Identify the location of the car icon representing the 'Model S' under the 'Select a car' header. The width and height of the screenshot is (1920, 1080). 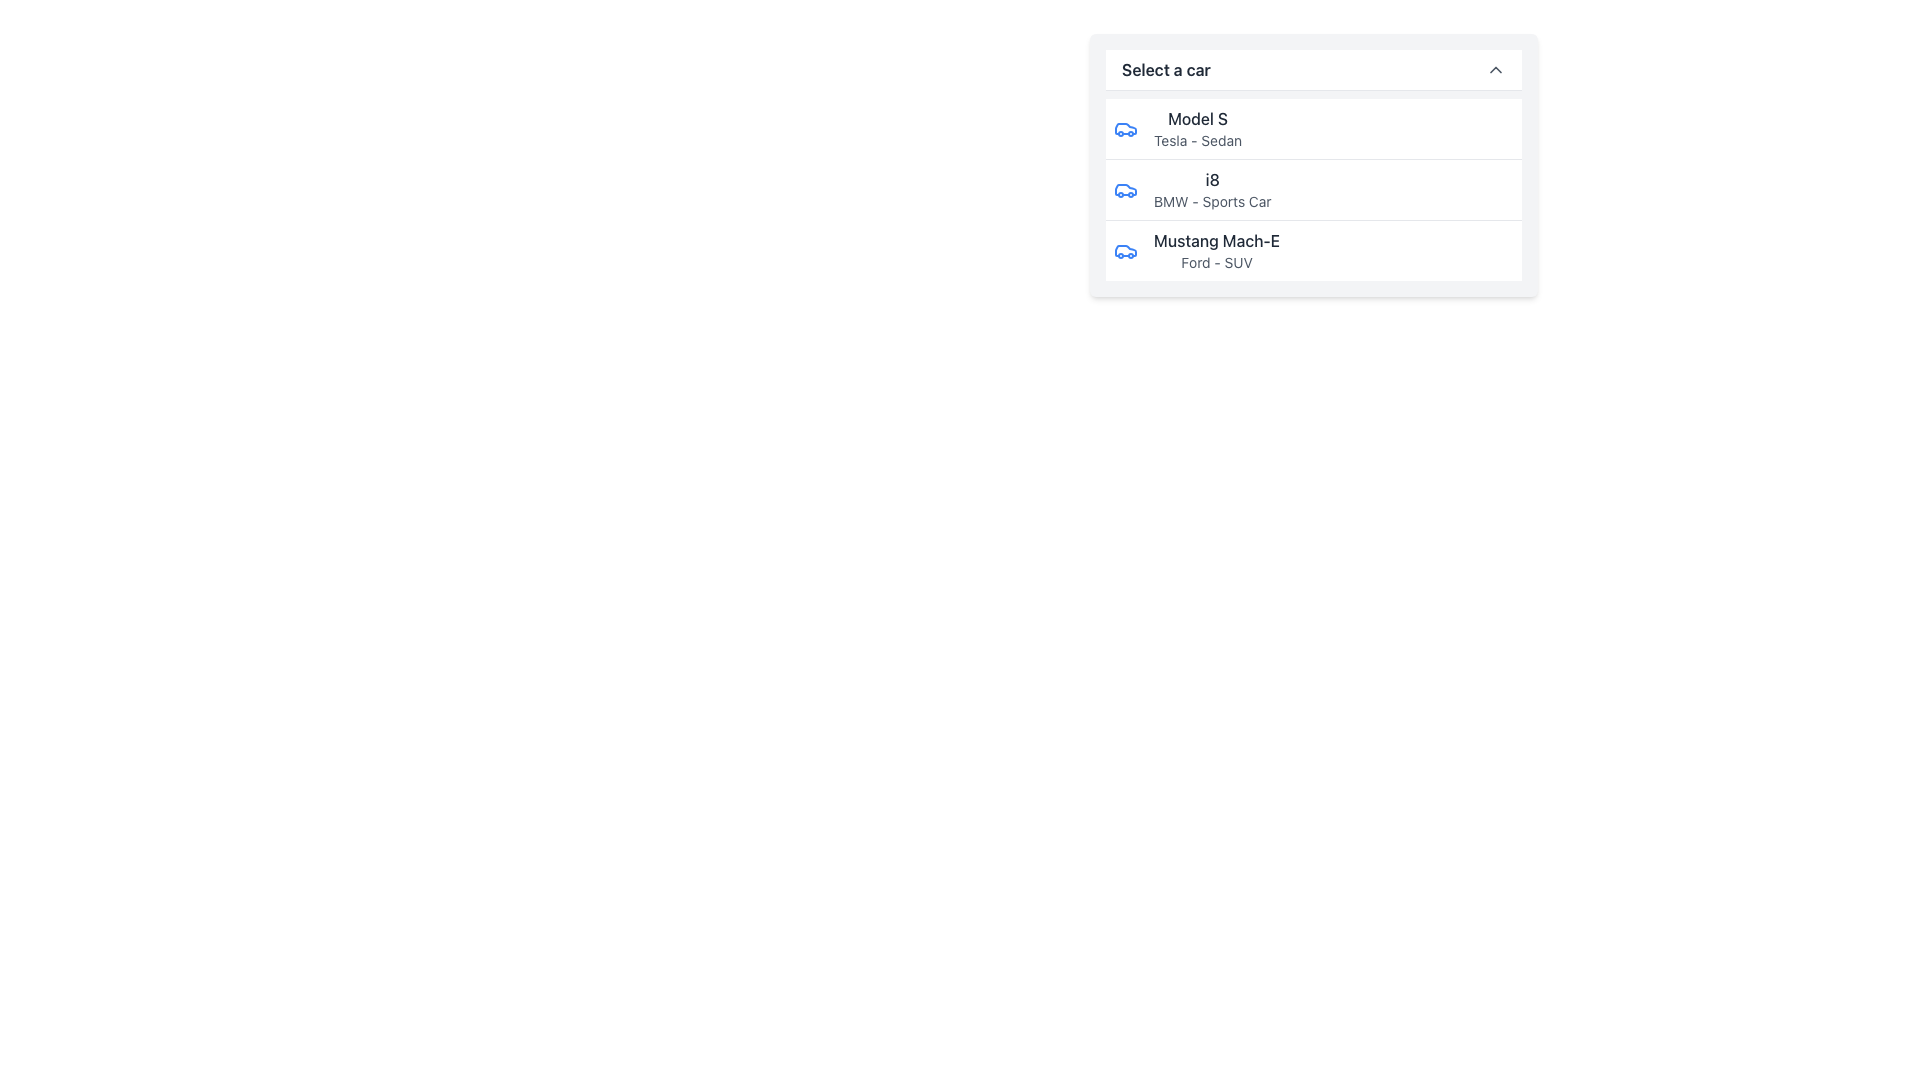
(1126, 128).